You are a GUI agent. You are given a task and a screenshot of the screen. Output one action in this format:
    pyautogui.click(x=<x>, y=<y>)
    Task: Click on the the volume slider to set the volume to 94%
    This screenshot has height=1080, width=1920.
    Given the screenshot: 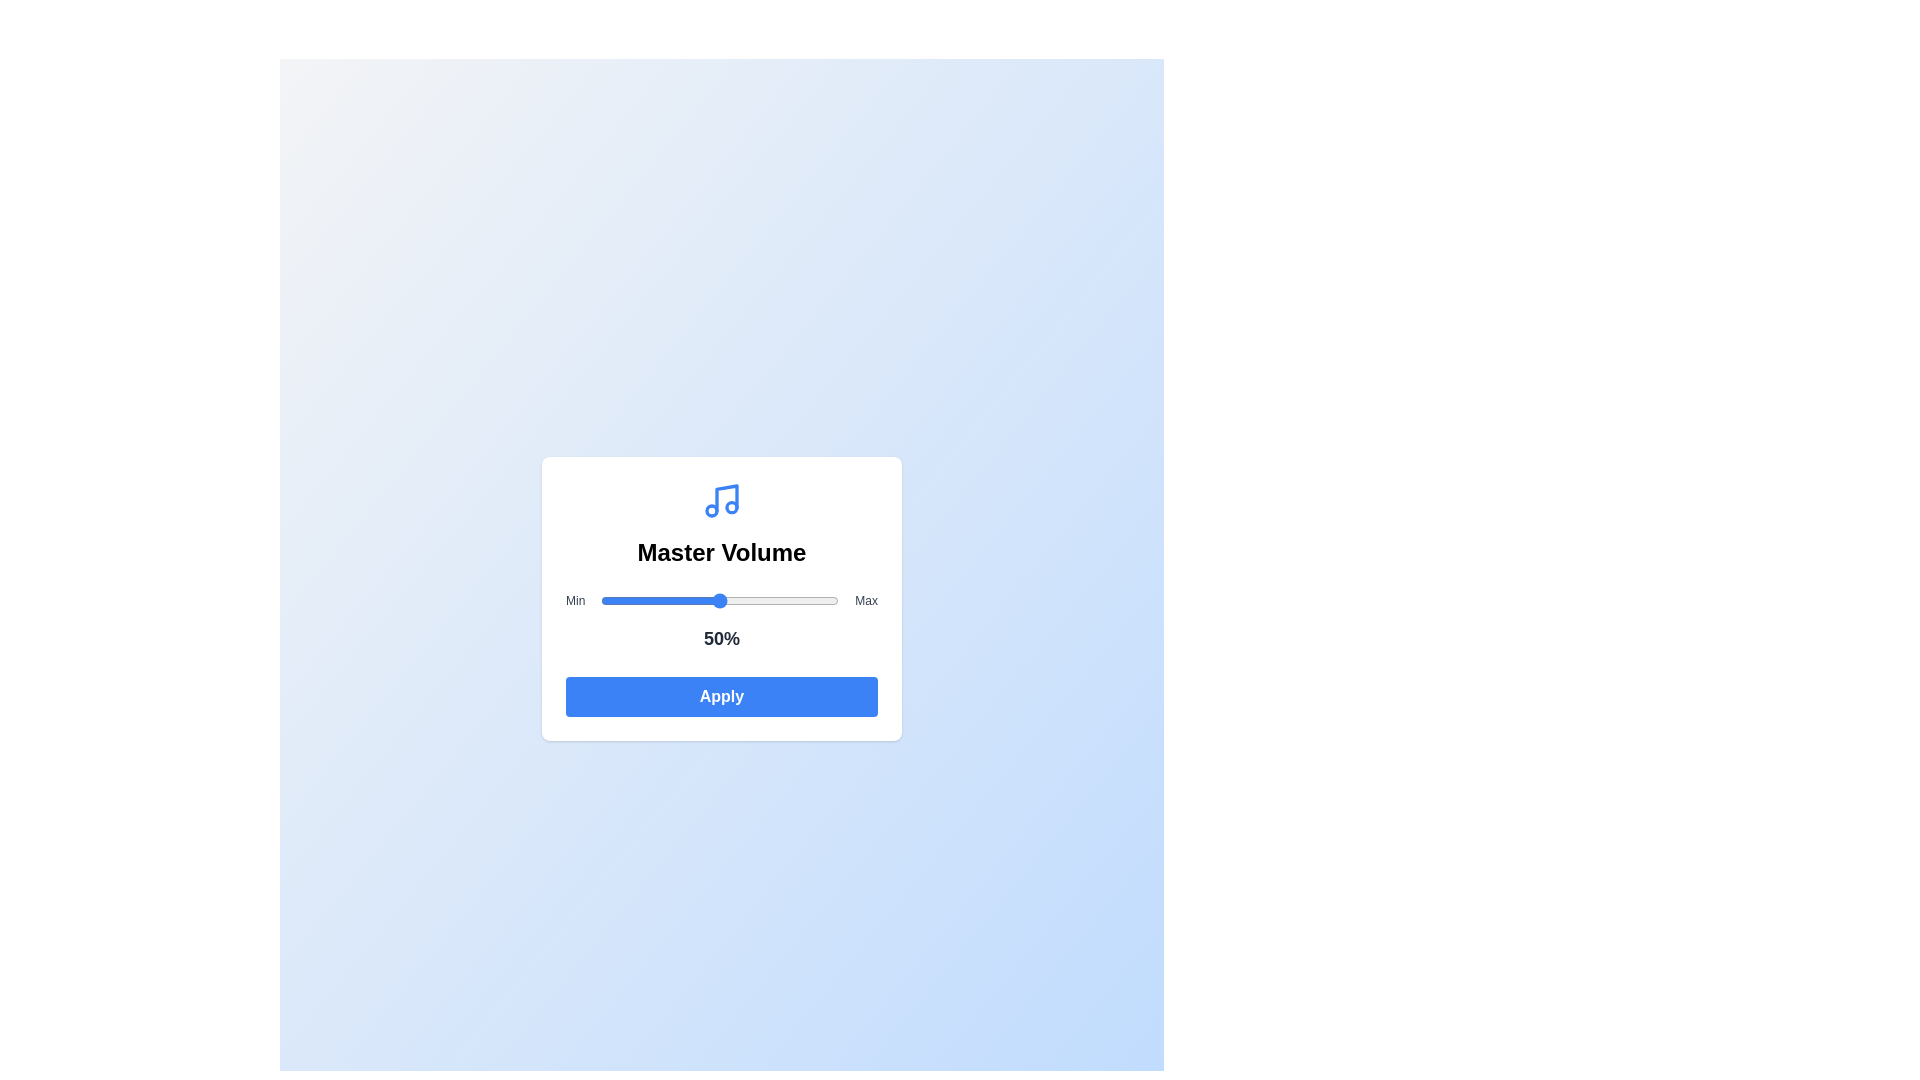 What is the action you would take?
    pyautogui.click(x=825, y=600)
    